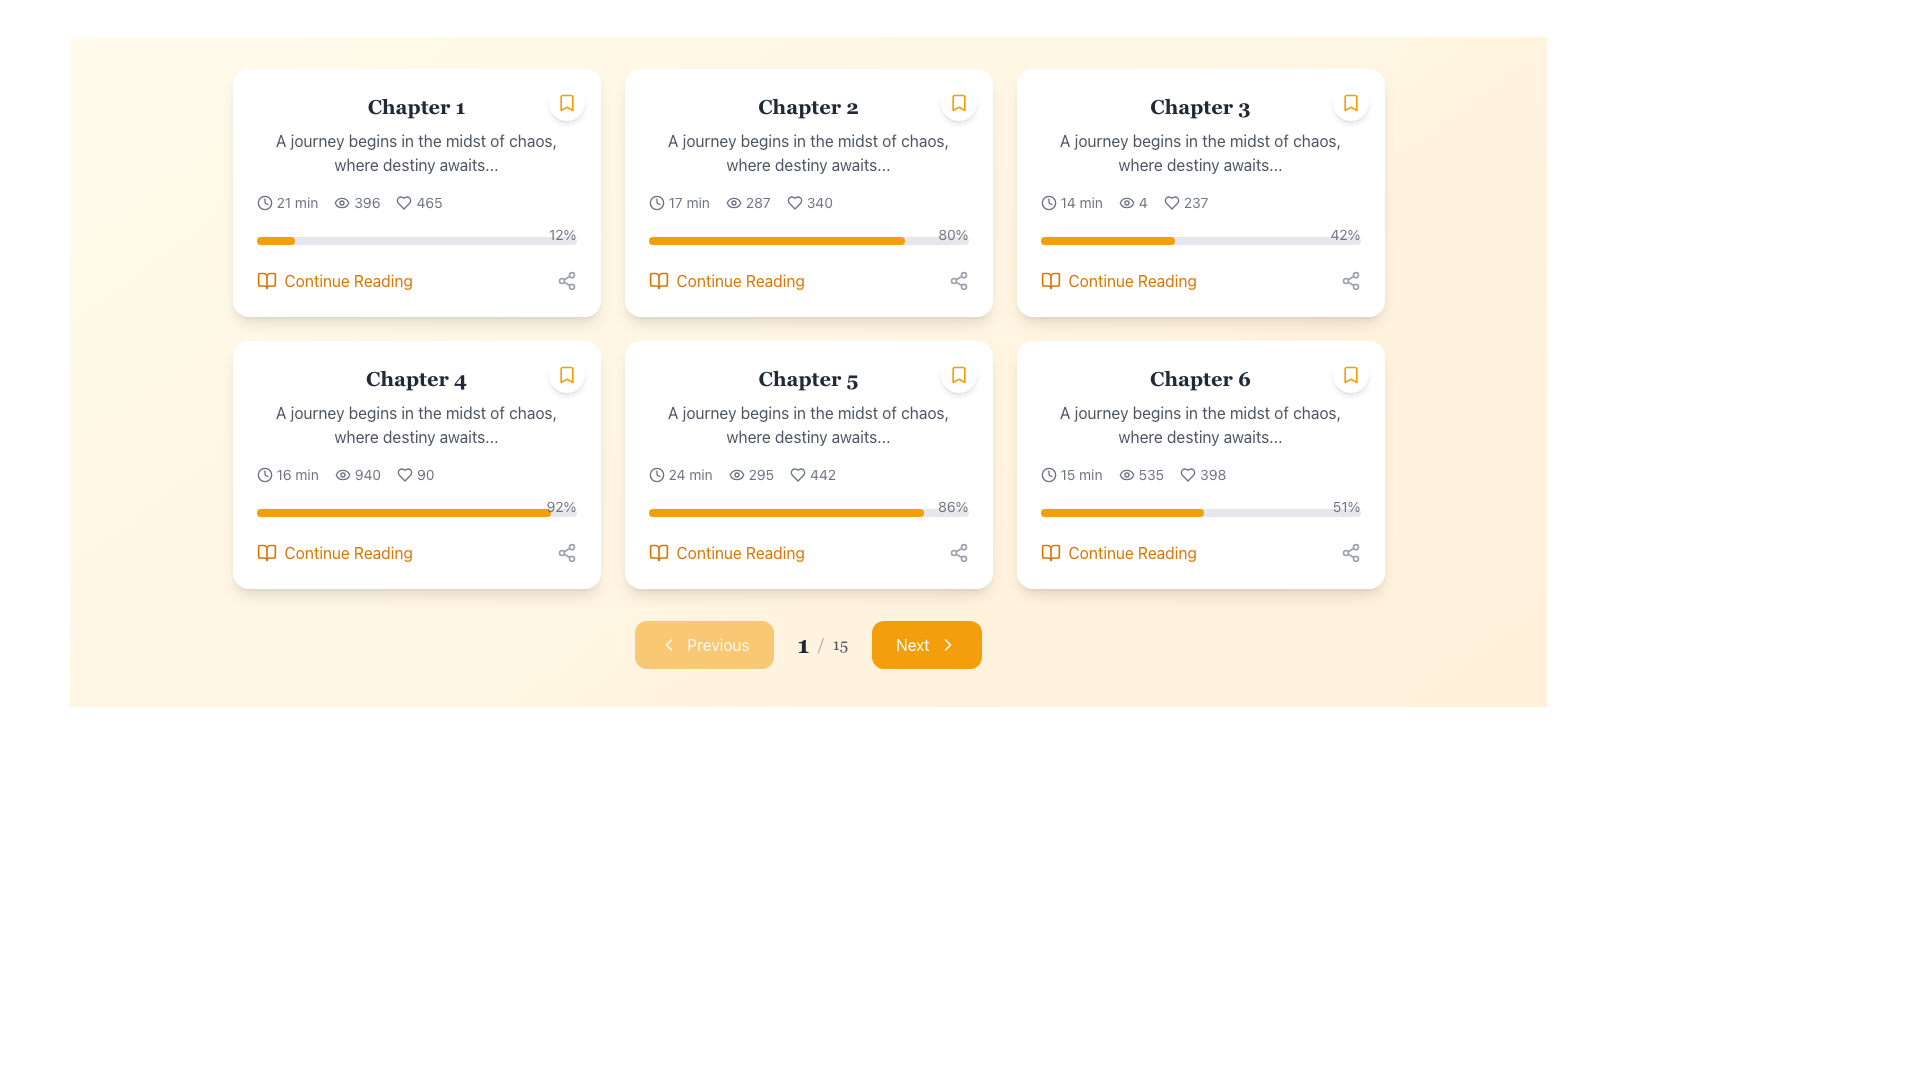 This screenshot has width=1920, height=1080. I want to click on the clock icon representing the duration for 'Chapter 6', located in the top-left corner of the card, adjacent to the text '15 min', so click(1047, 474).